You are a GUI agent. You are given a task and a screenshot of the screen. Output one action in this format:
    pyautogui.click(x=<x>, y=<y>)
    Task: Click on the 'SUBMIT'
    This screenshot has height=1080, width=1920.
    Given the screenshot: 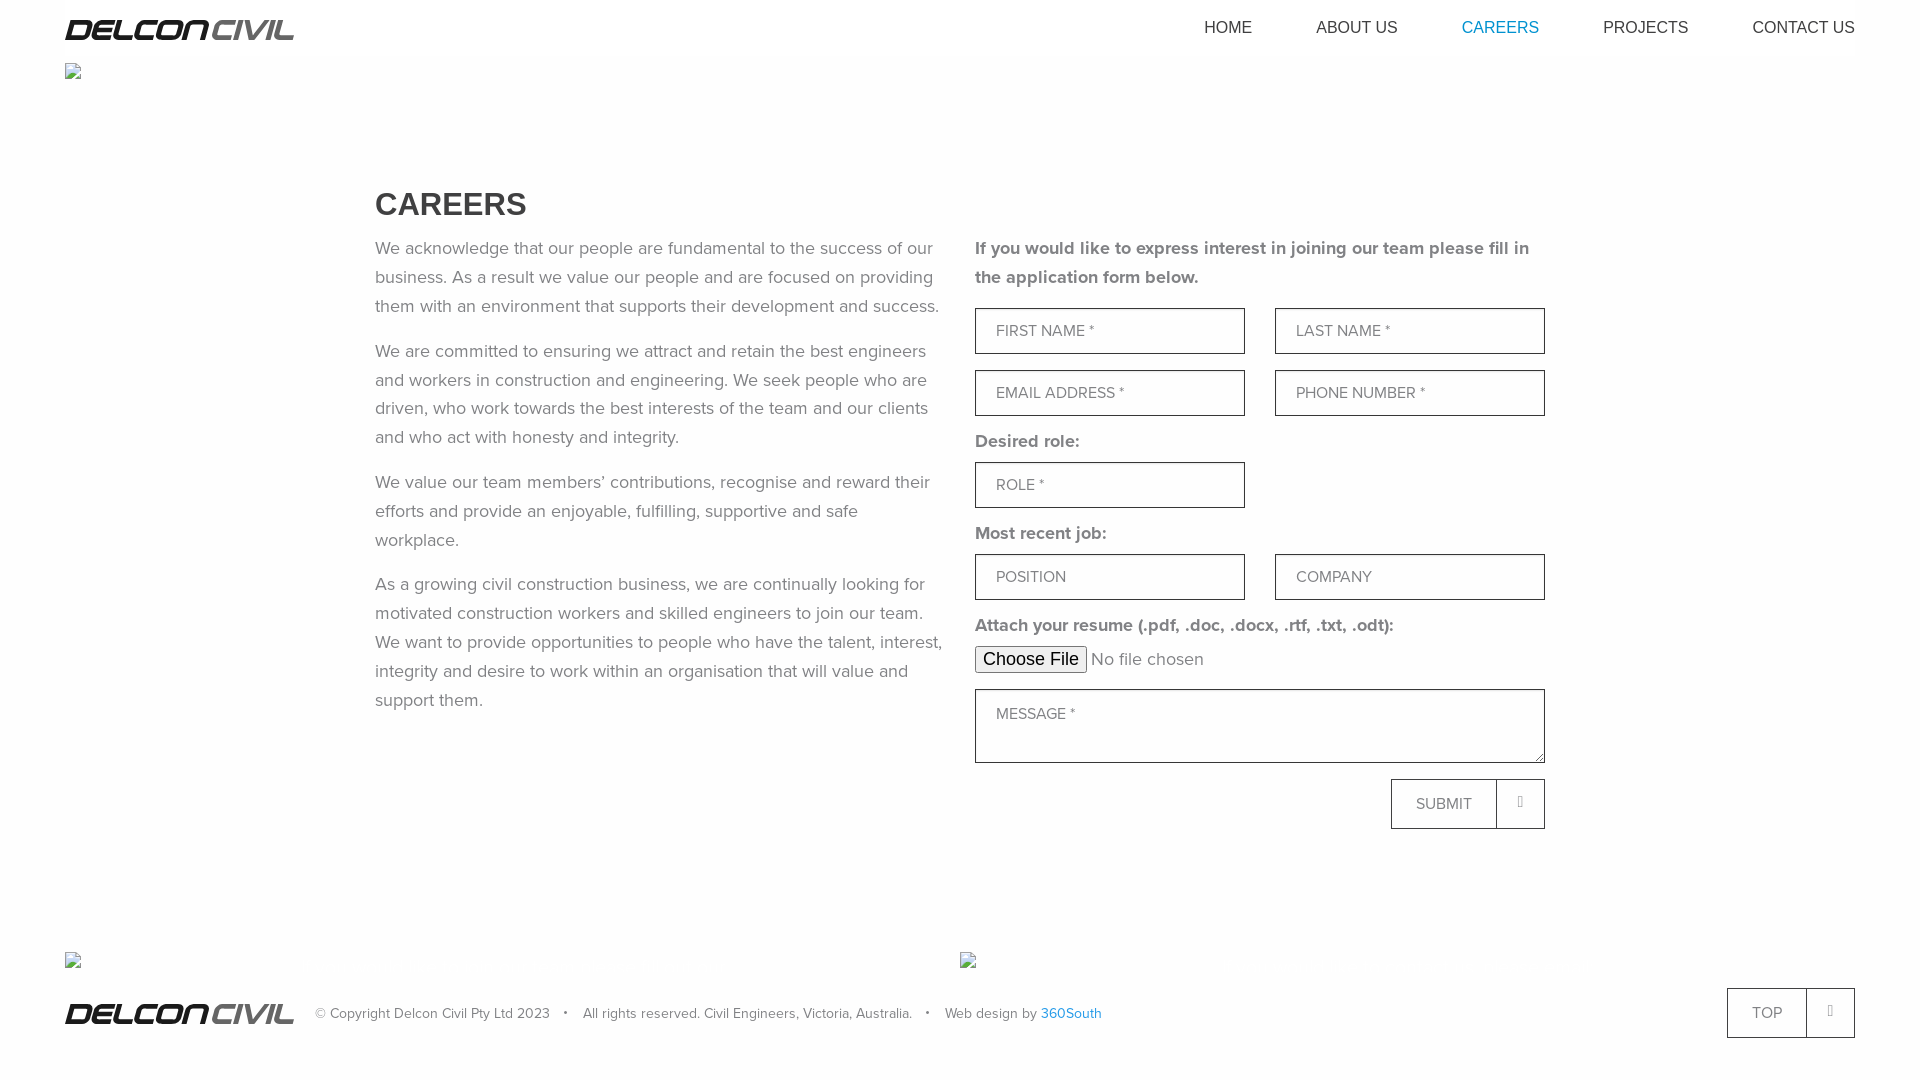 What is the action you would take?
    pyautogui.click(x=1468, y=802)
    